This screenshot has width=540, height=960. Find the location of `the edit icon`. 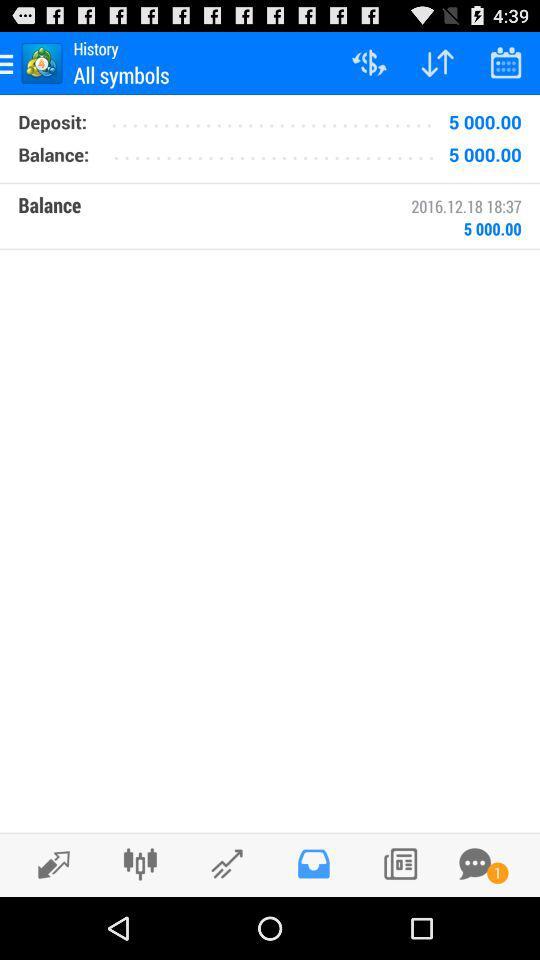

the edit icon is located at coordinates (48, 925).